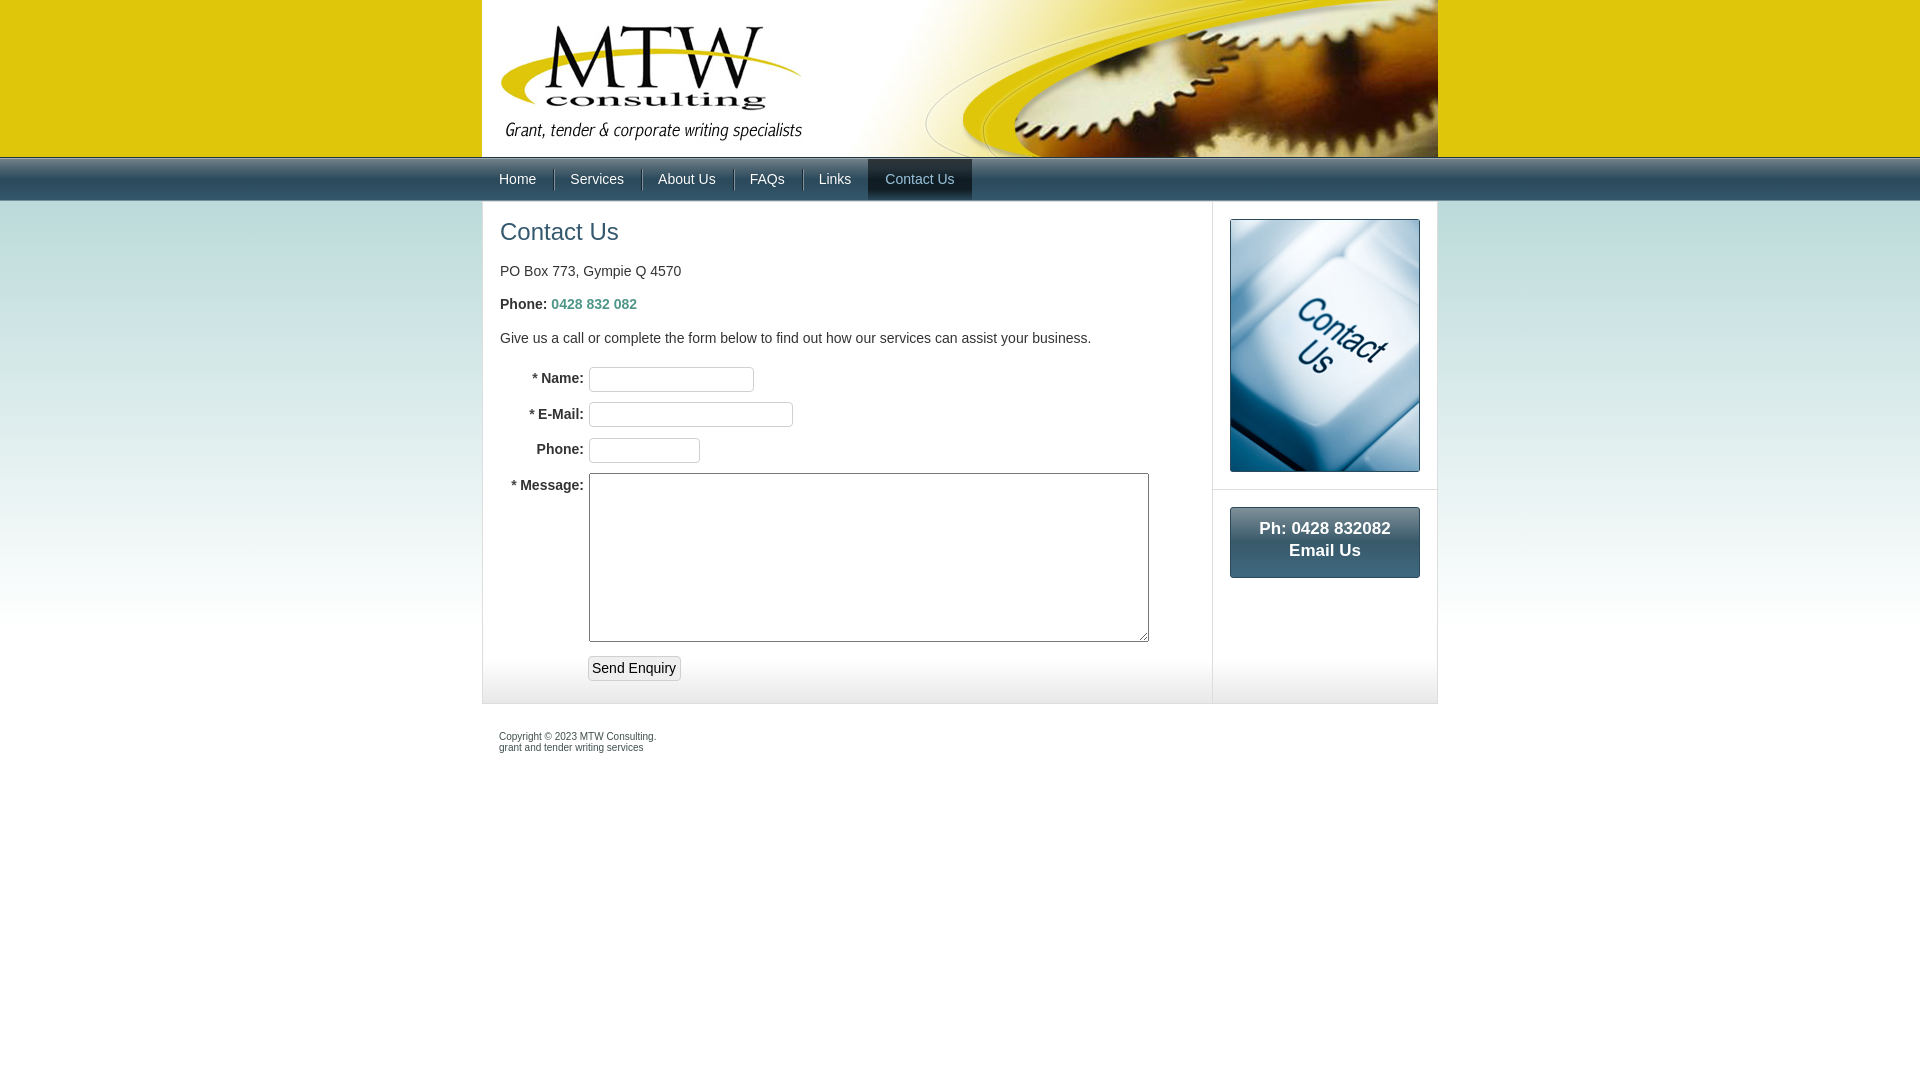 The width and height of the screenshot is (1920, 1080). I want to click on 'About Us', so click(686, 178).